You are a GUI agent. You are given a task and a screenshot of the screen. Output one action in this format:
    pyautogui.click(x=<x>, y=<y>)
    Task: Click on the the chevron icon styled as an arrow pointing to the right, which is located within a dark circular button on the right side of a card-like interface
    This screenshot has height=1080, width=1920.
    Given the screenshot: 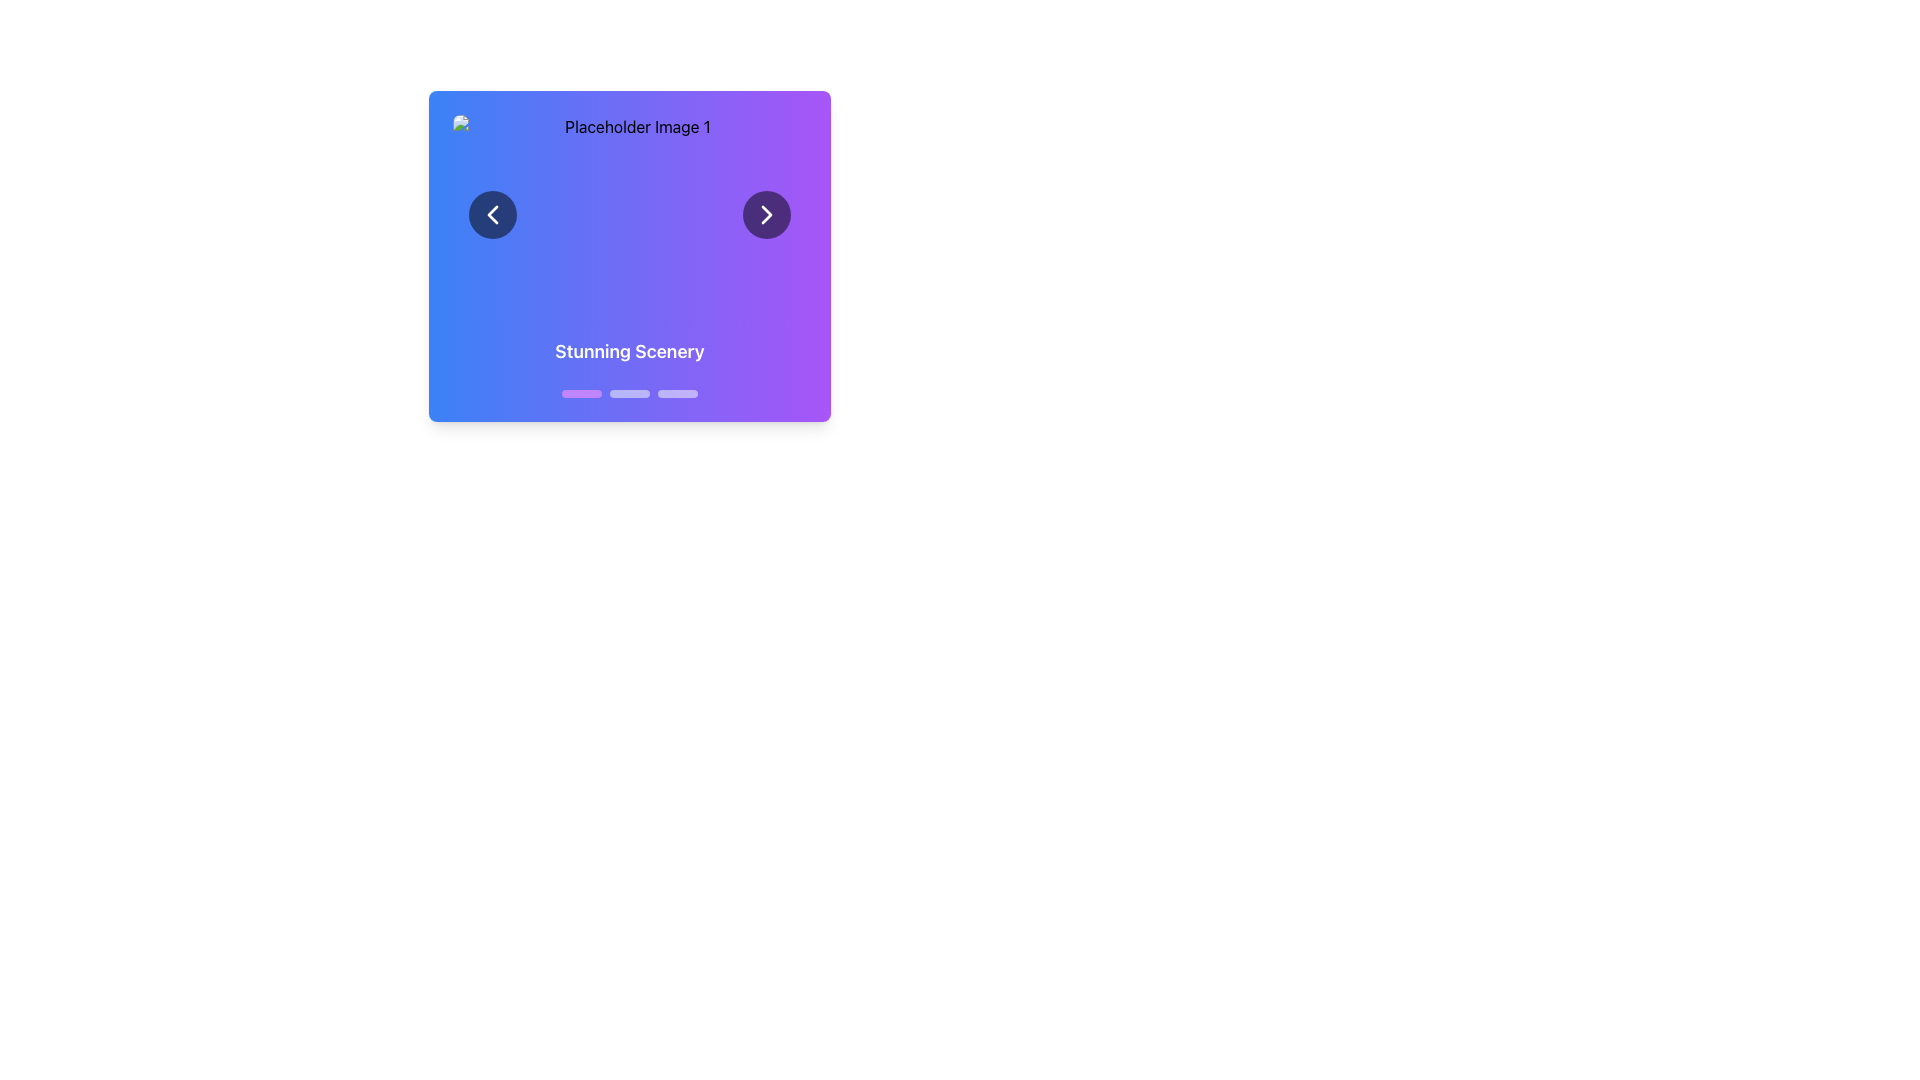 What is the action you would take?
    pyautogui.click(x=766, y=213)
    